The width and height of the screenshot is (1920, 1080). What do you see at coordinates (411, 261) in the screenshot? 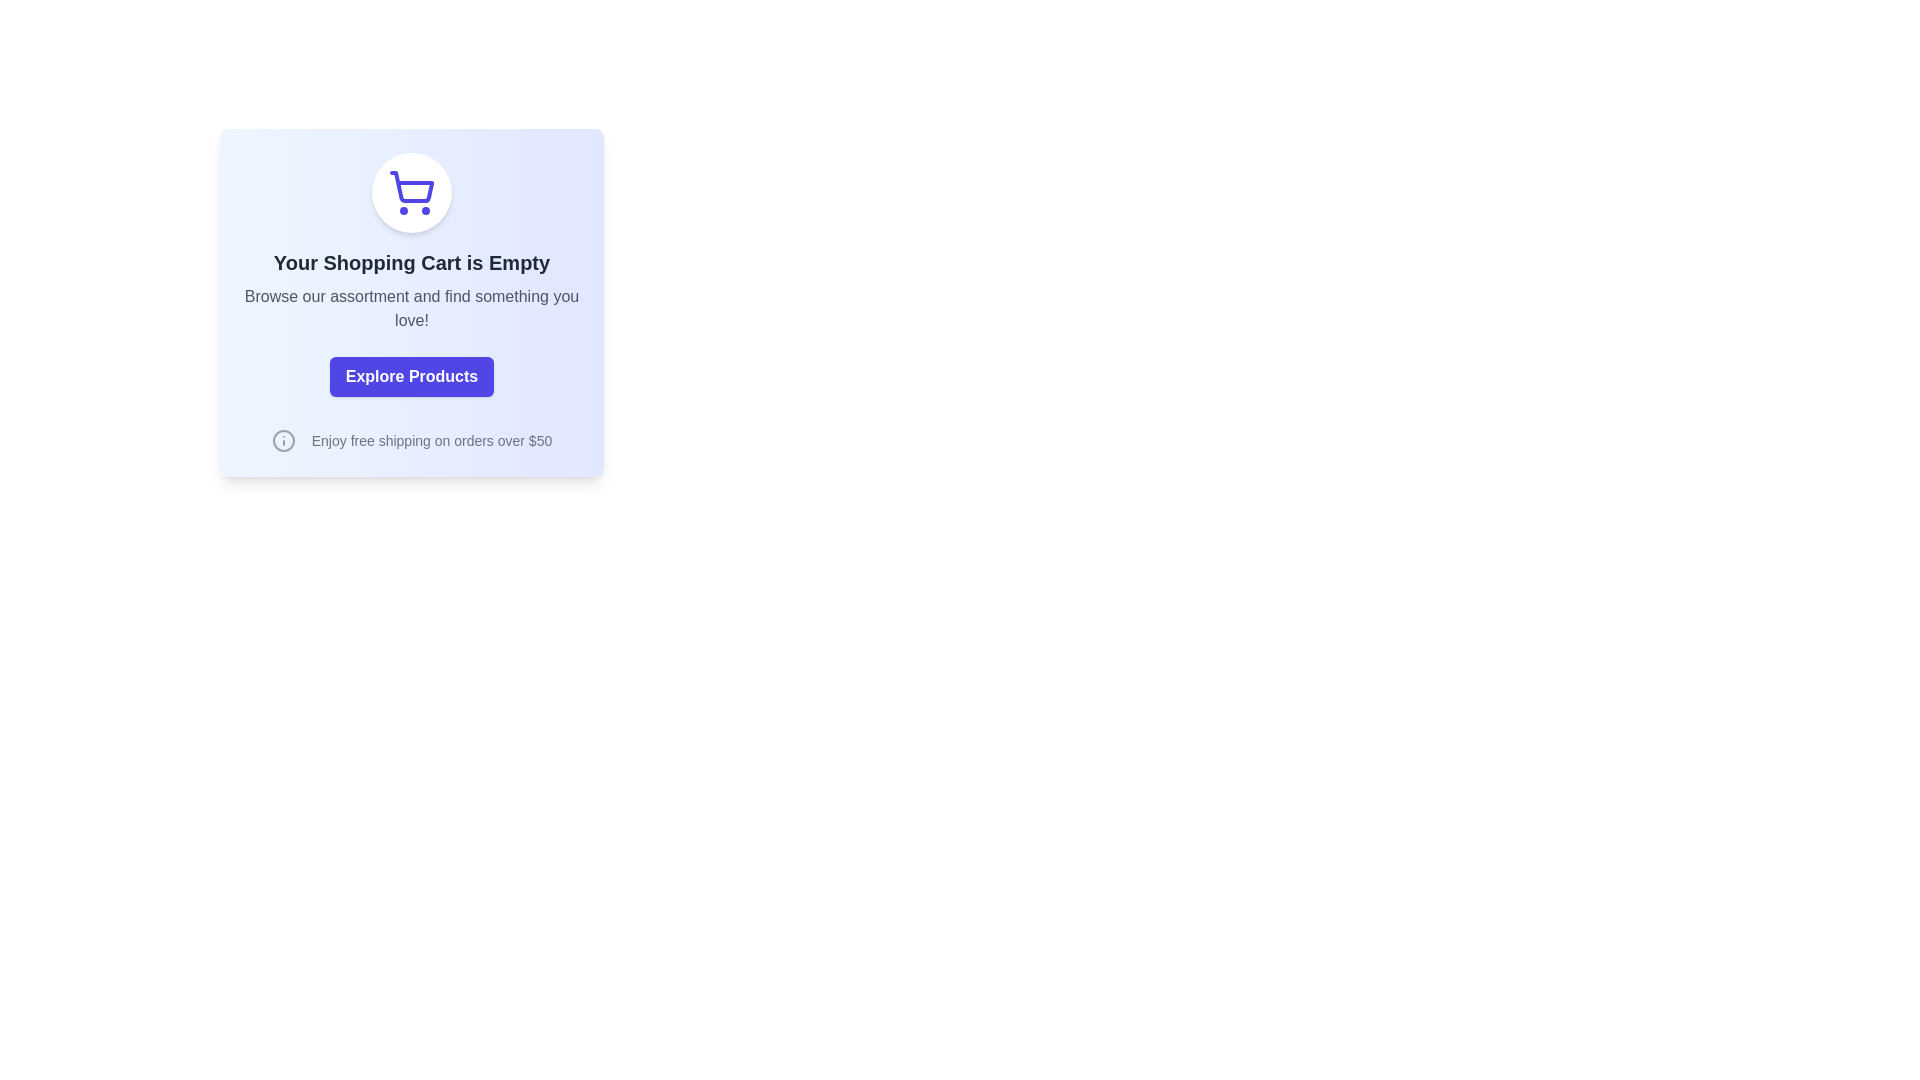
I see `message displayed in the text label that informs the user their shopping cart is empty, positioned centrally below the shopping cart icon` at bounding box center [411, 261].